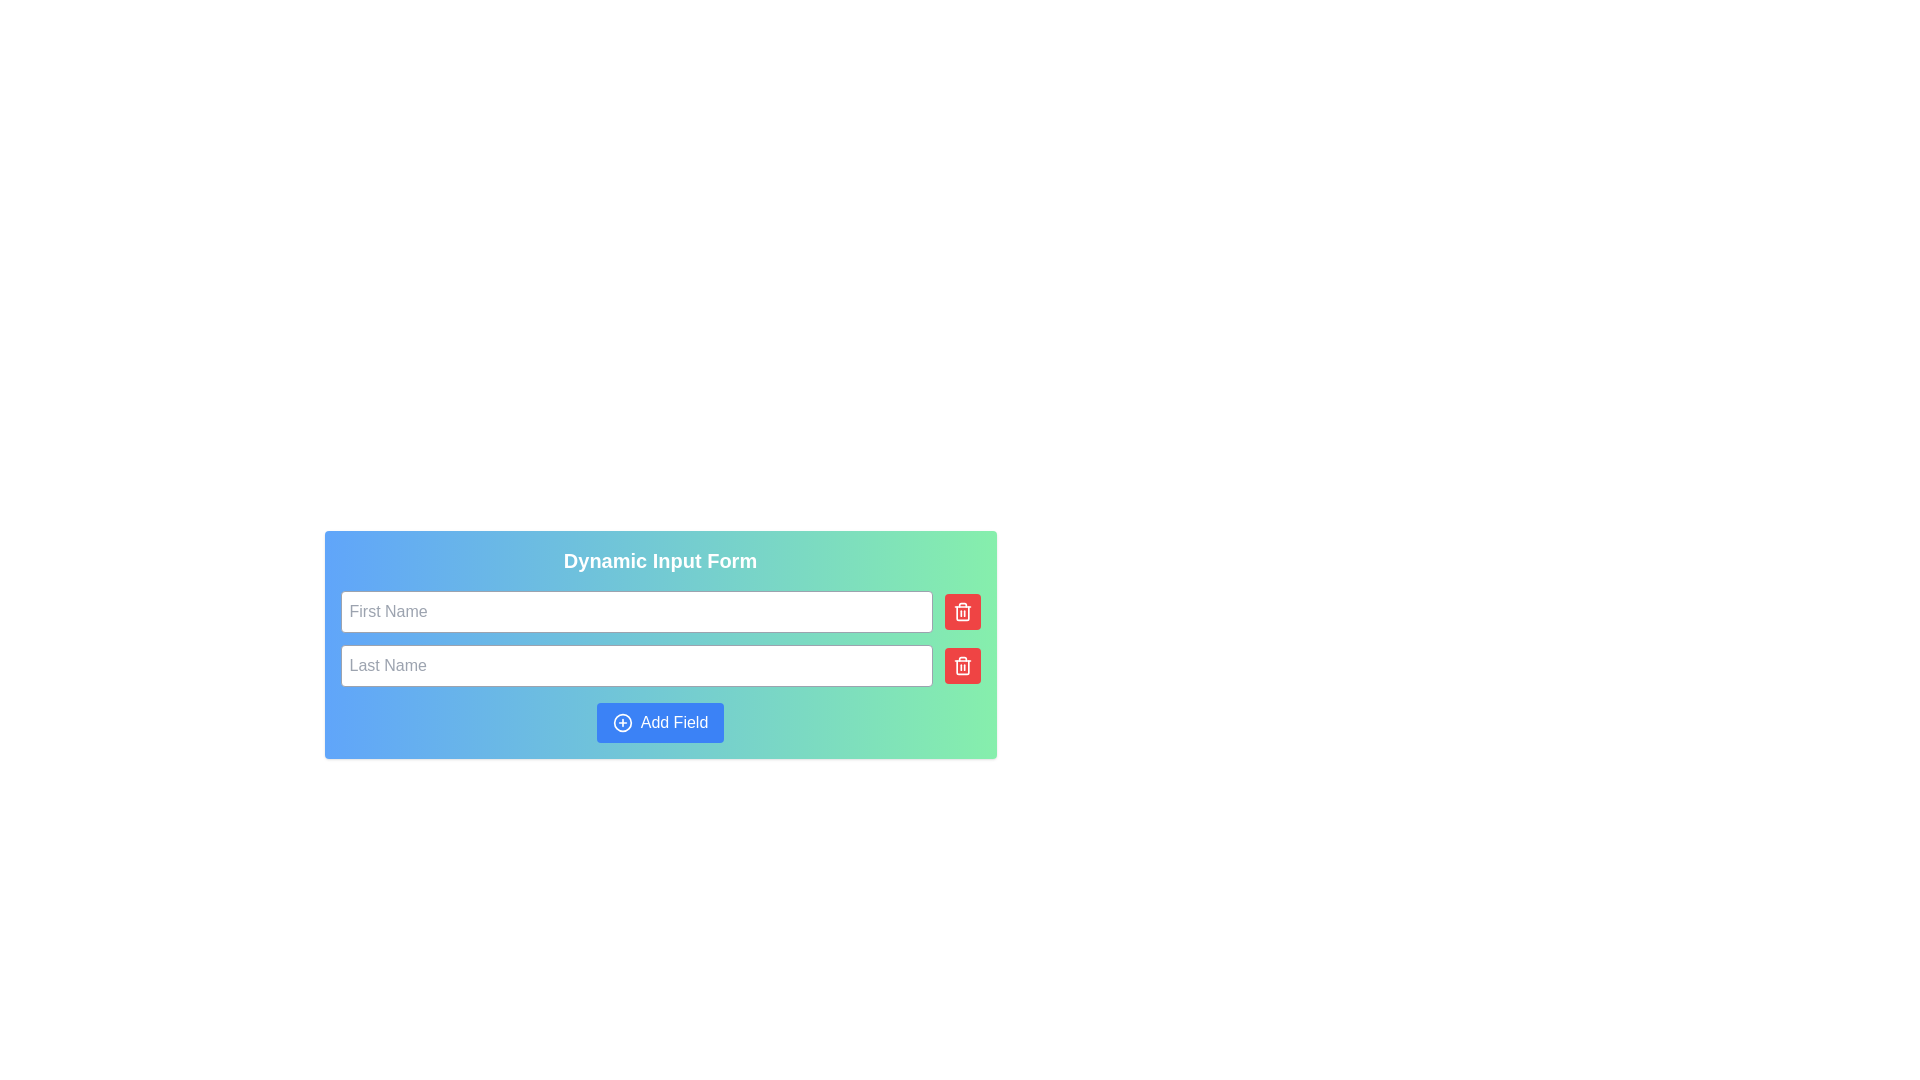 This screenshot has width=1920, height=1080. What do you see at coordinates (660, 560) in the screenshot?
I see `the Text Label that serves as a title or header for the associated form, positioned above the input fields for 'First Name' and 'Last Name'` at bounding box center [660, 560].